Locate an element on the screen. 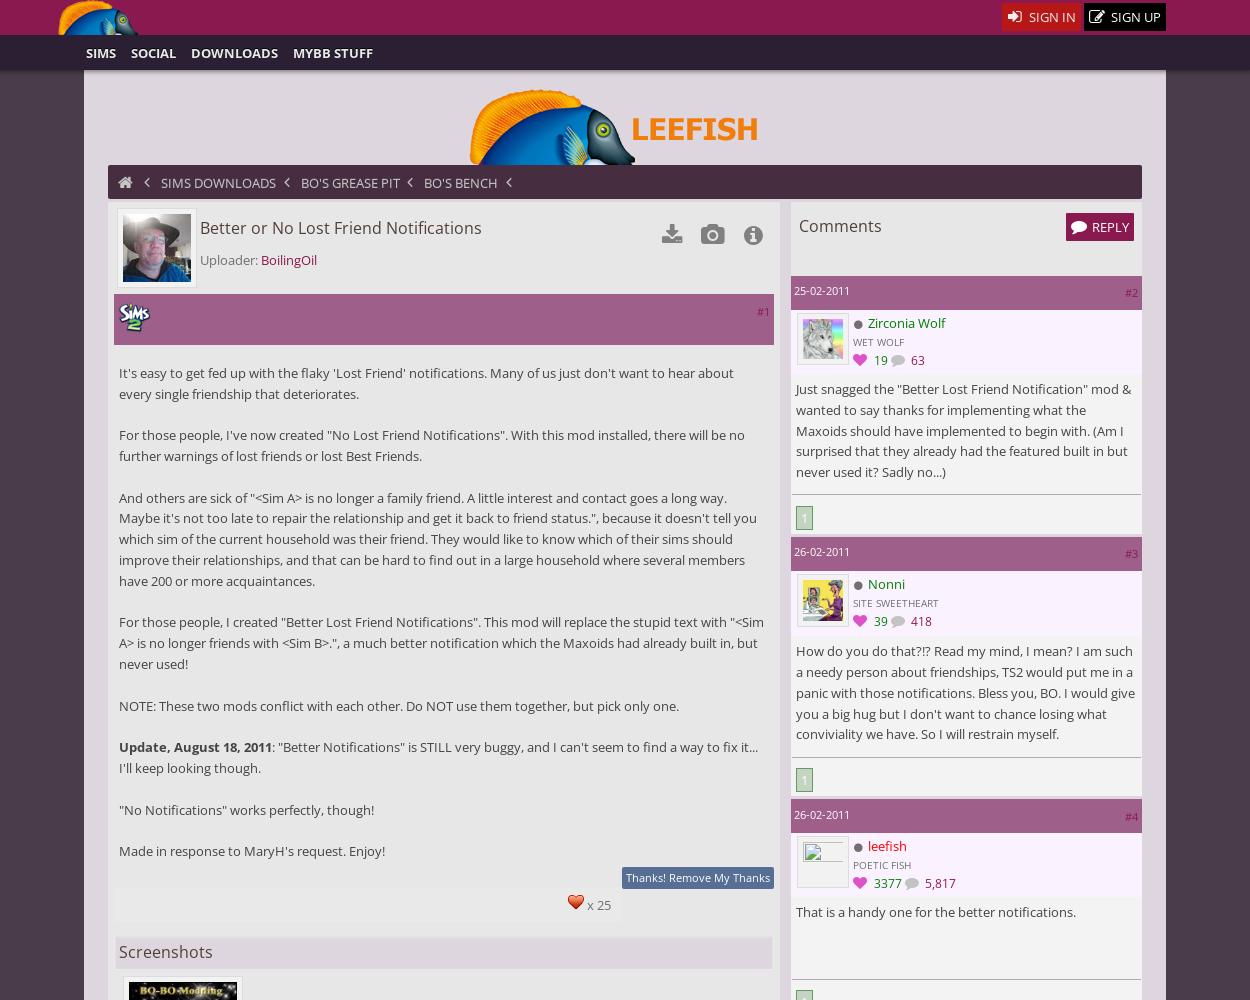  'BO's Bench' is located at coordinates (460, 182).